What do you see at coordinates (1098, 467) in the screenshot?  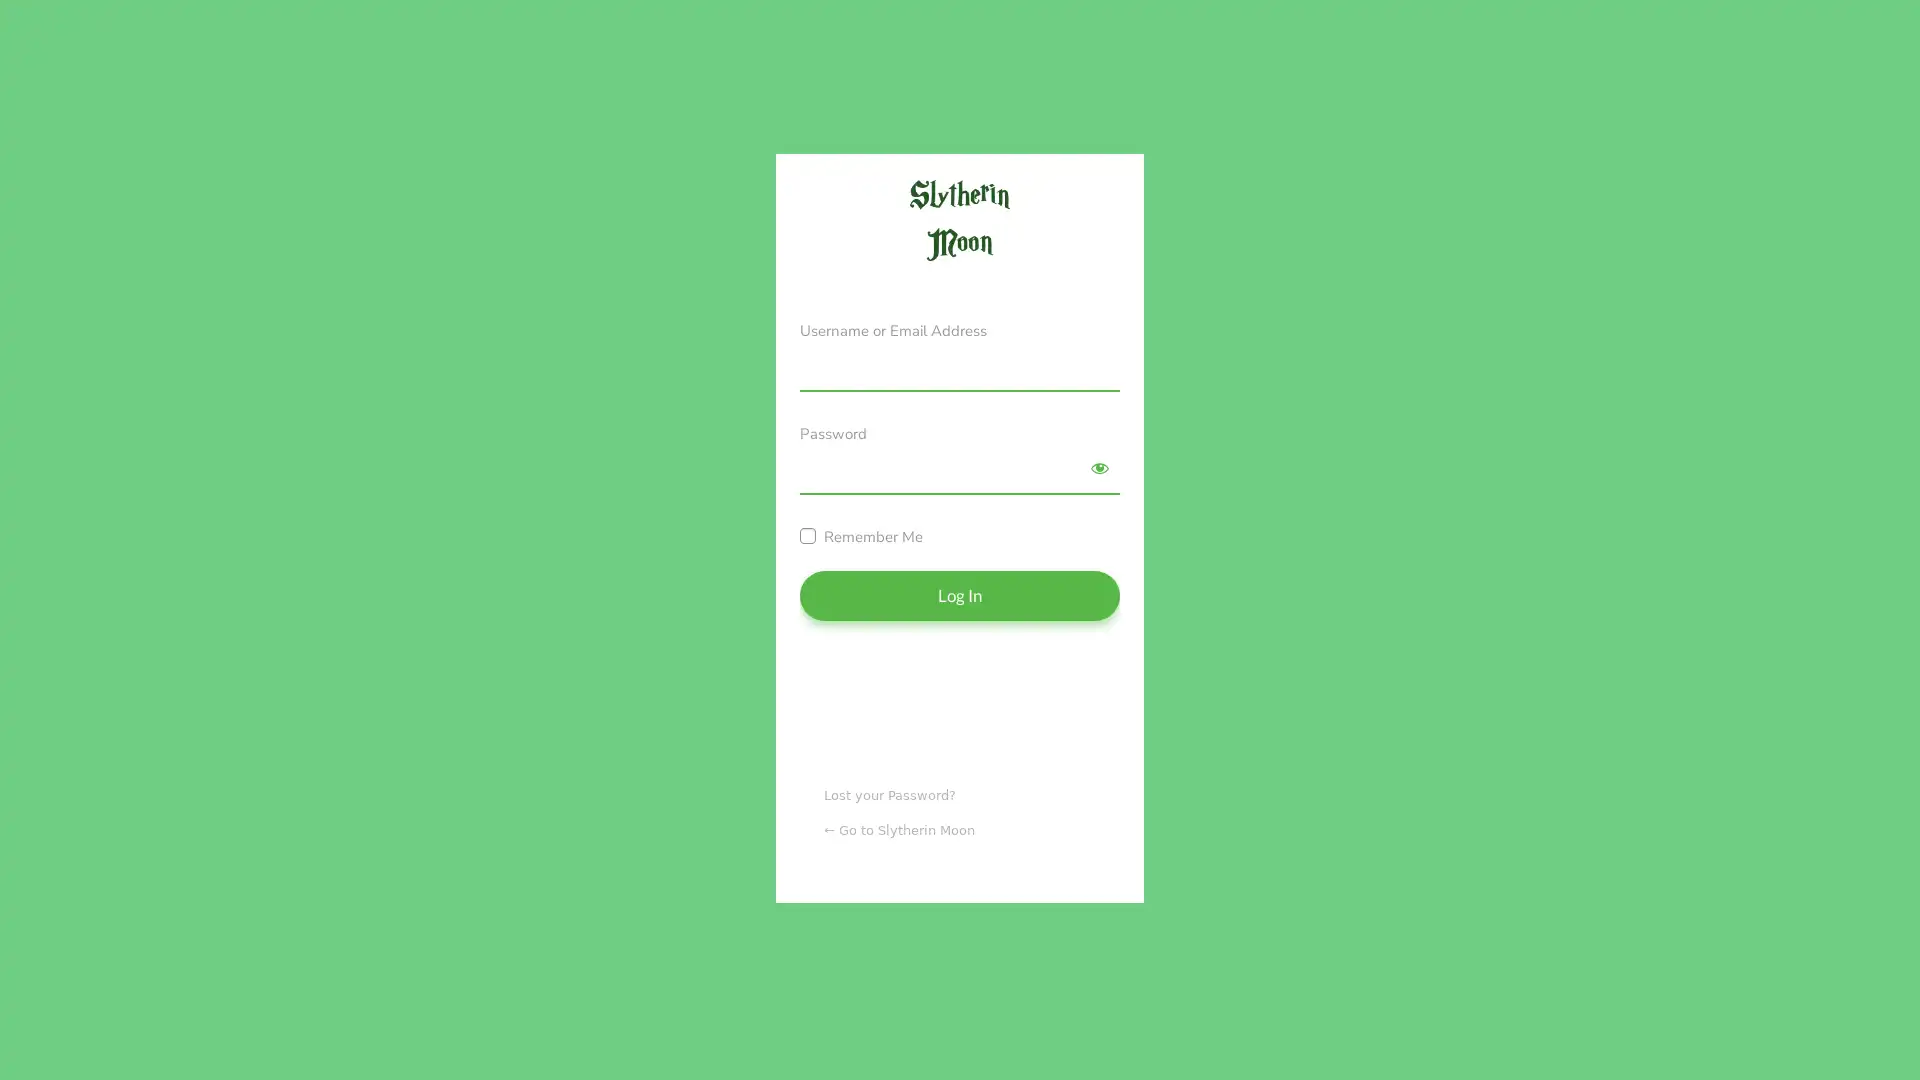 I see `Show Password` at bounding box center [1098, 467].